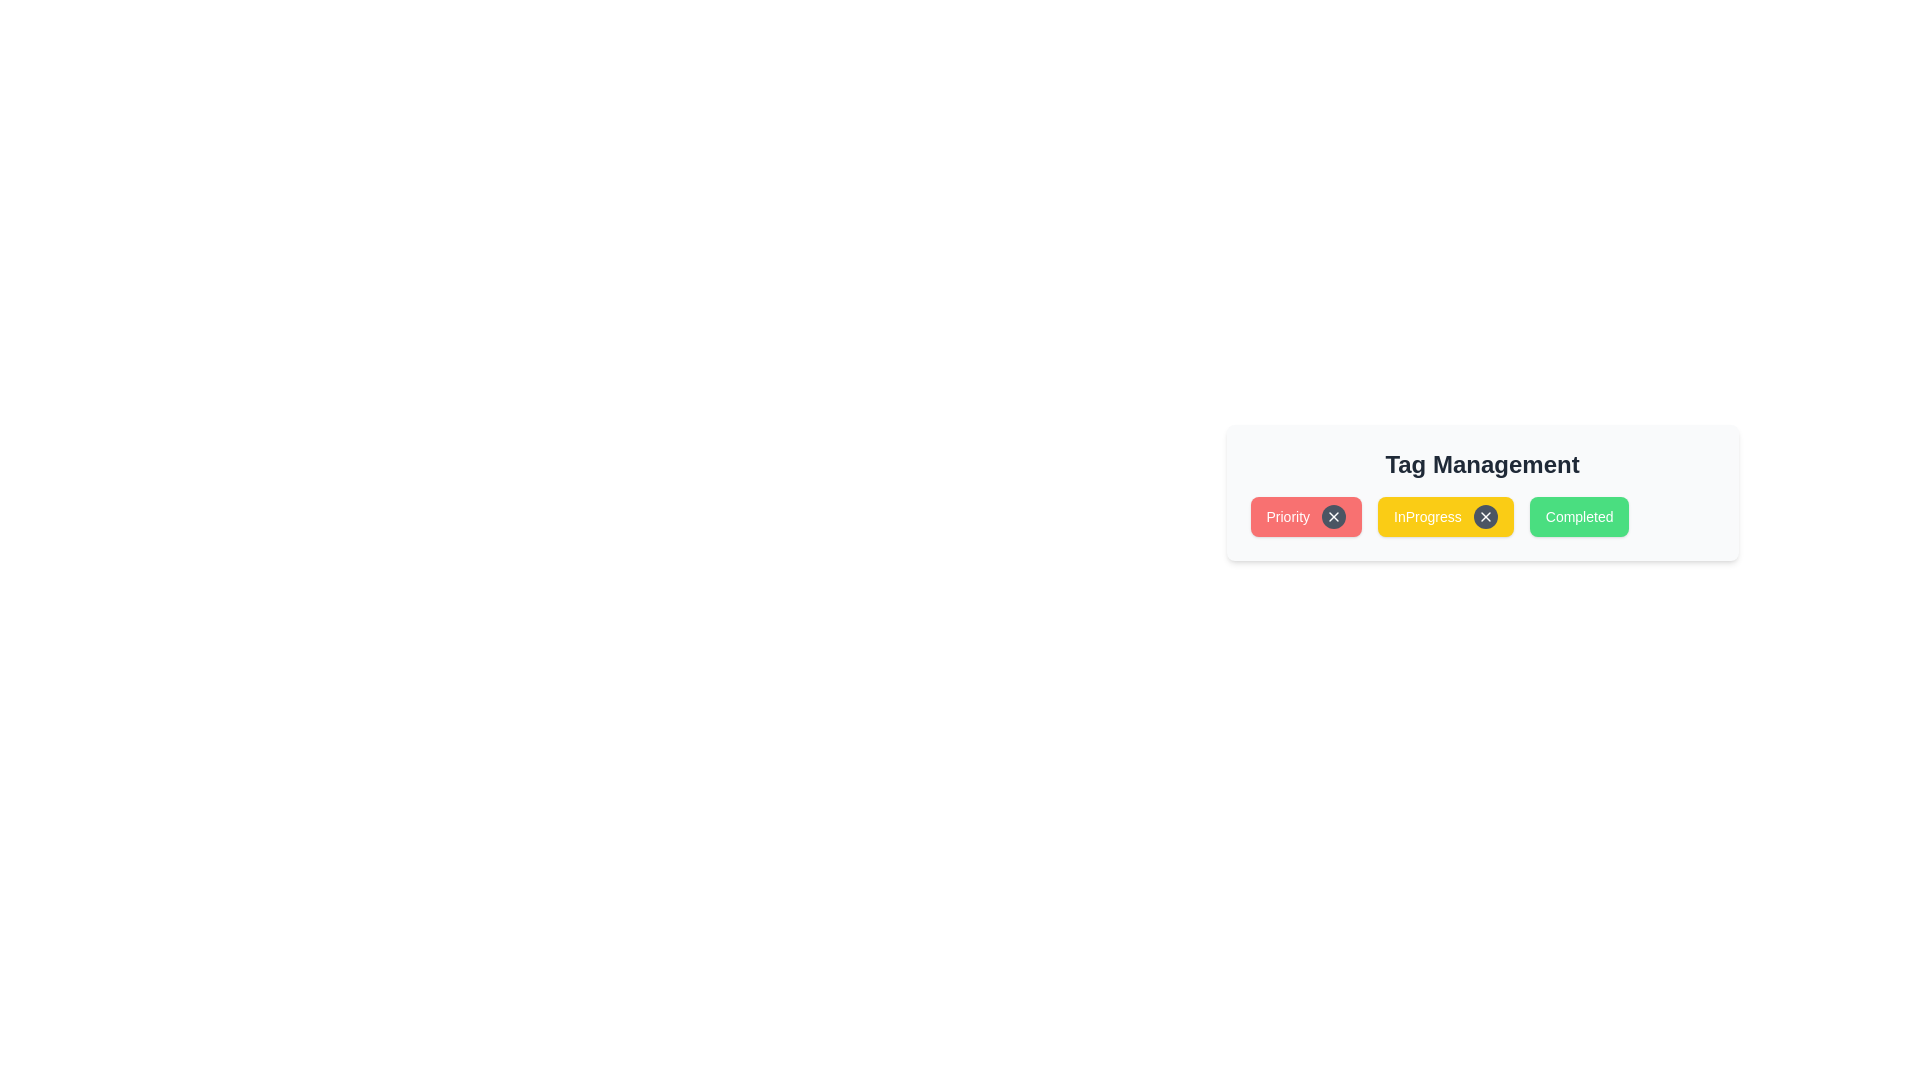  I want to click on the close button of the Priority tag, so click(1334, 515).